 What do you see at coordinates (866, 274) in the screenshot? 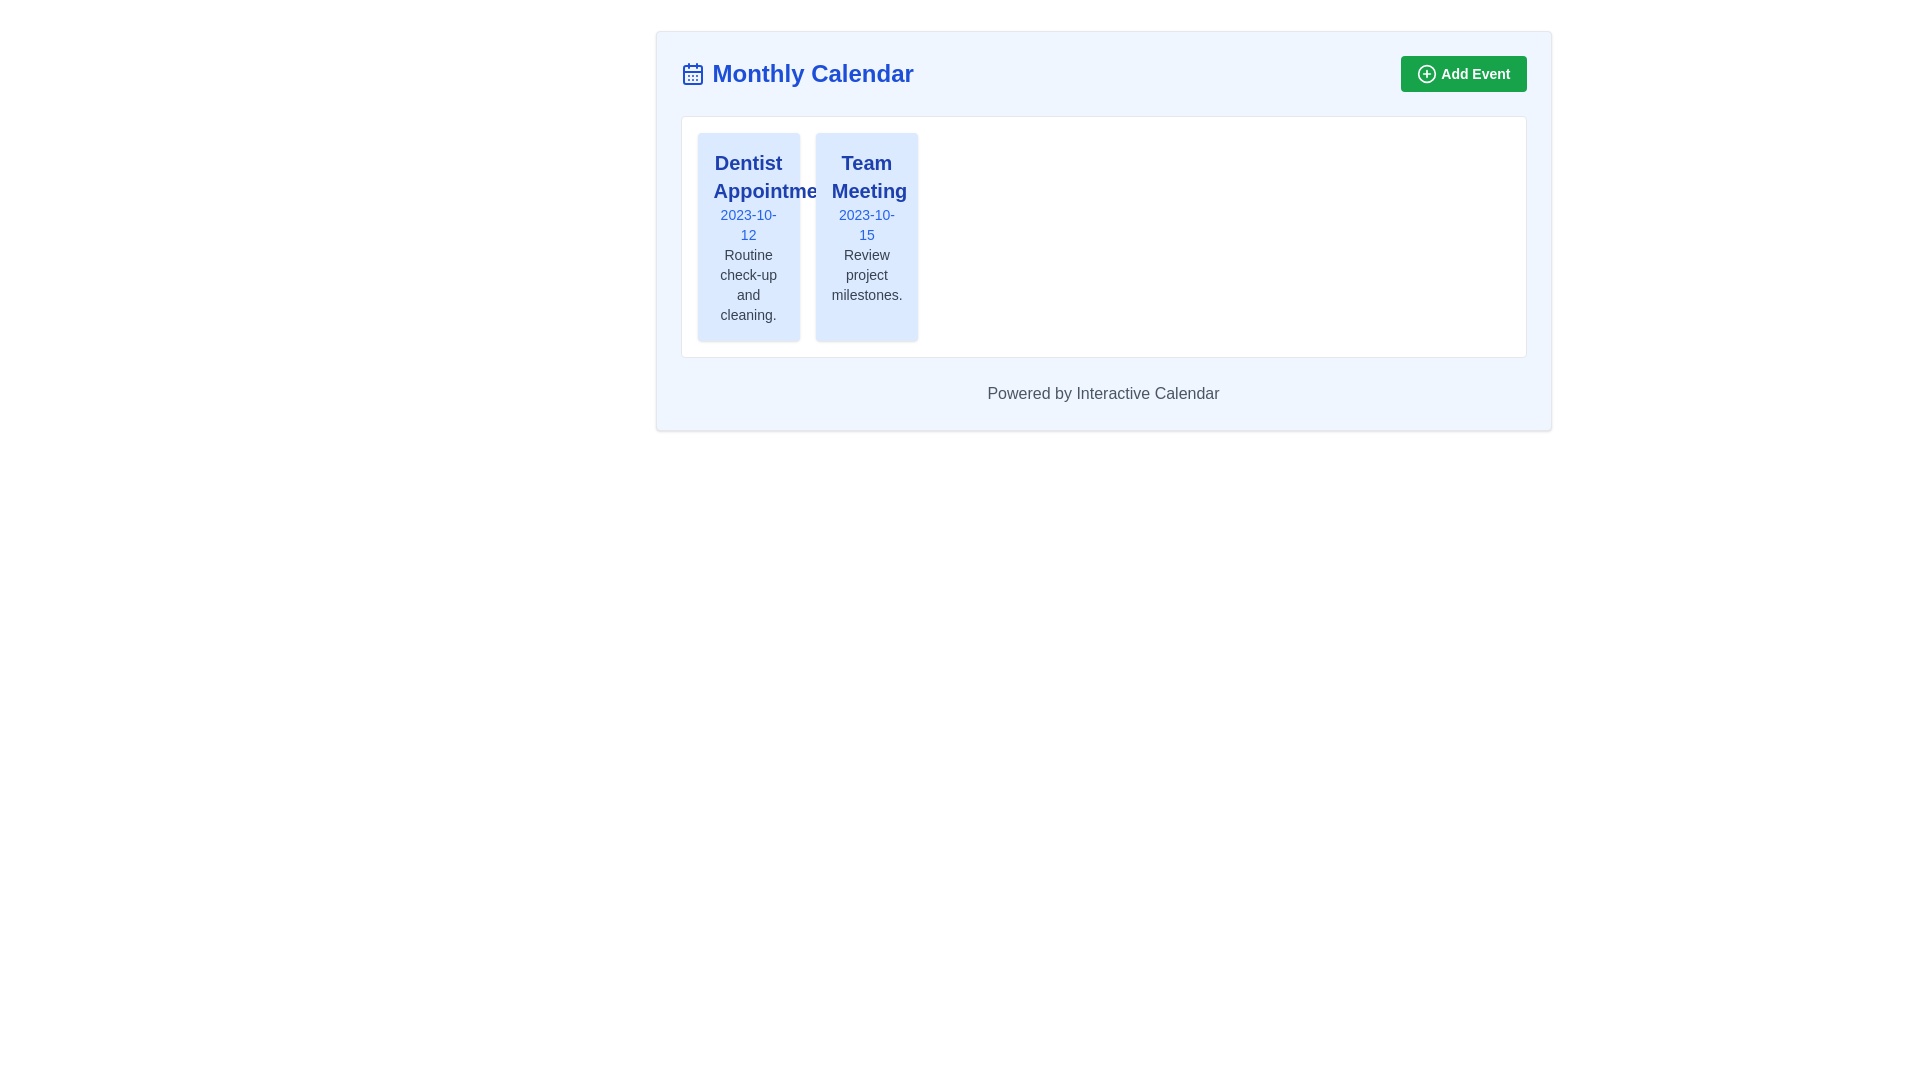
I see `the static text display that provides additional details about the 'Team Meeting' event, located within the blue card-like block` at bounding box center [866, 274].